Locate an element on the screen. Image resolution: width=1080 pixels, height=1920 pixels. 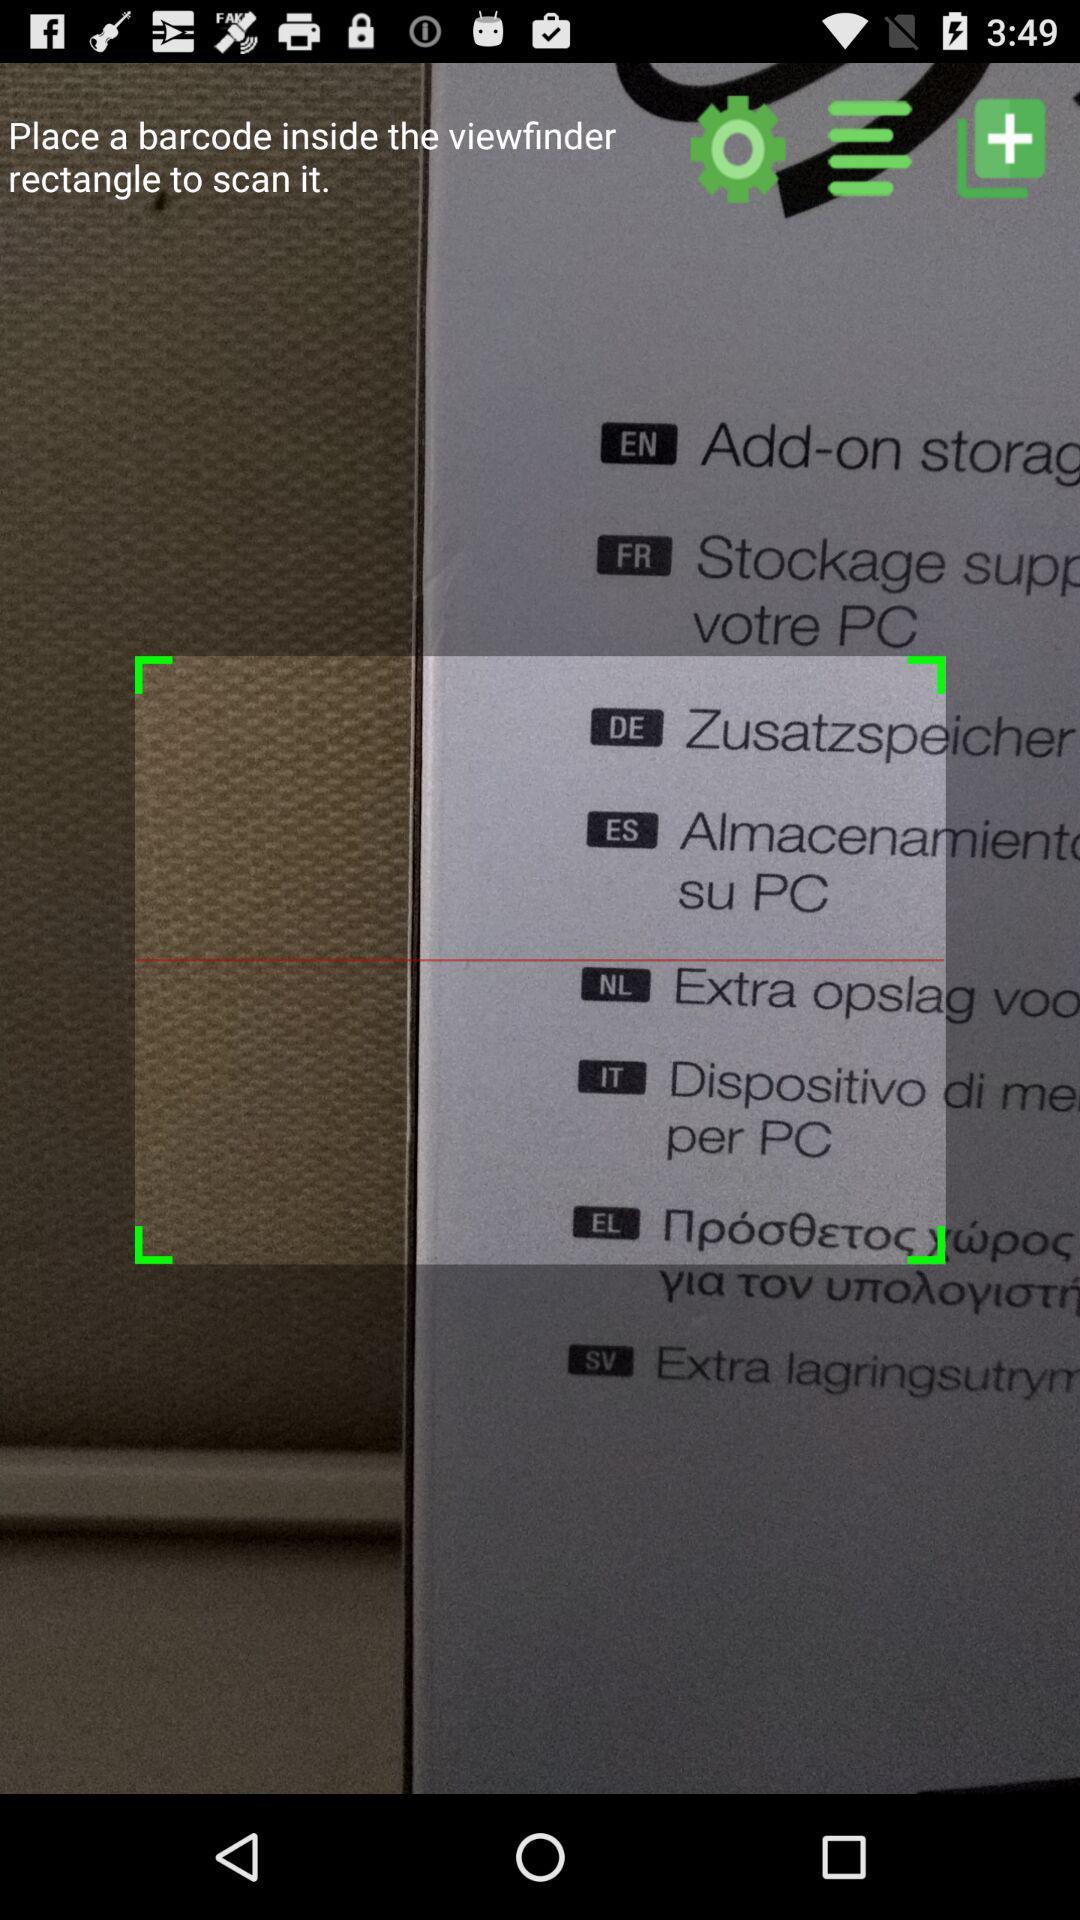
open settings is located at coordinates (738, 147).